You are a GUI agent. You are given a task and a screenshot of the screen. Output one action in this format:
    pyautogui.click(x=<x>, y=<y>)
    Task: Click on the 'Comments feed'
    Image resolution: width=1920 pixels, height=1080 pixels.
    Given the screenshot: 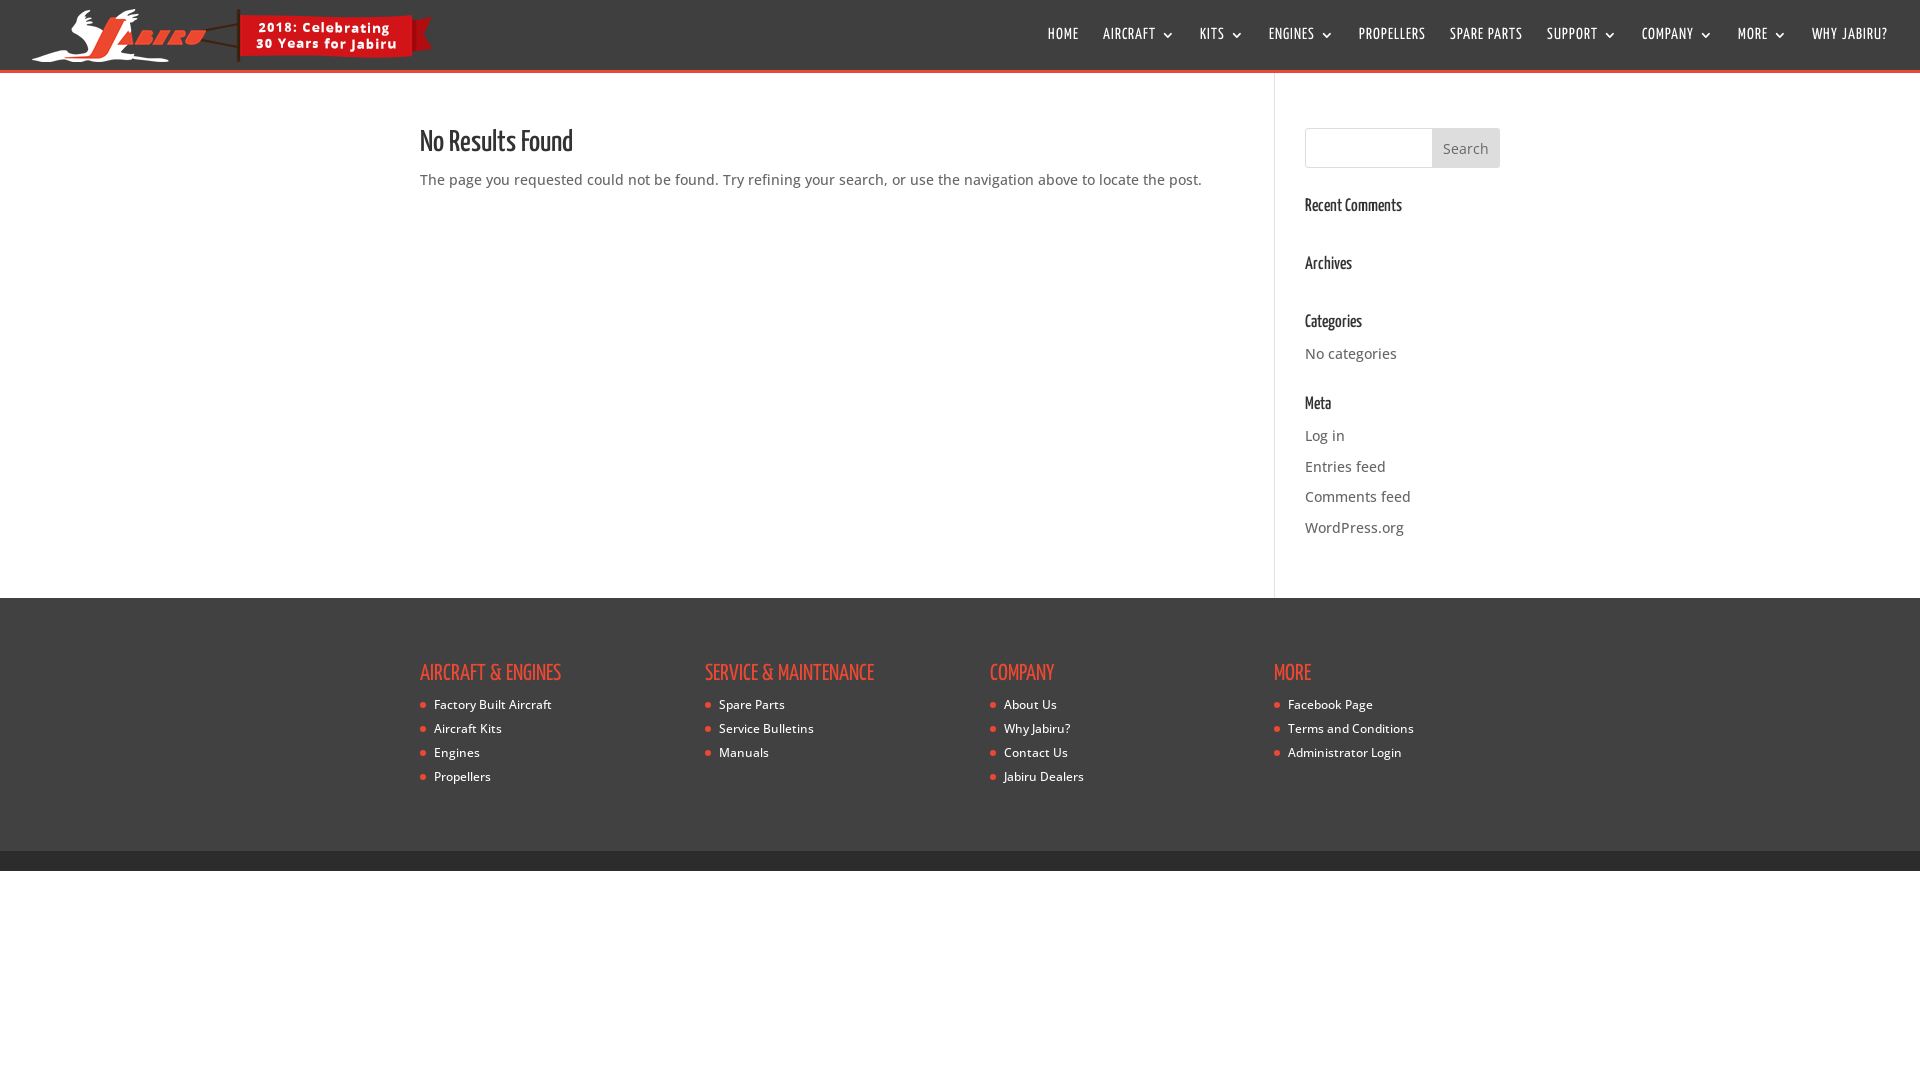 What is the action you would take?
    pyautogui.click(x=1358, y=495)
    